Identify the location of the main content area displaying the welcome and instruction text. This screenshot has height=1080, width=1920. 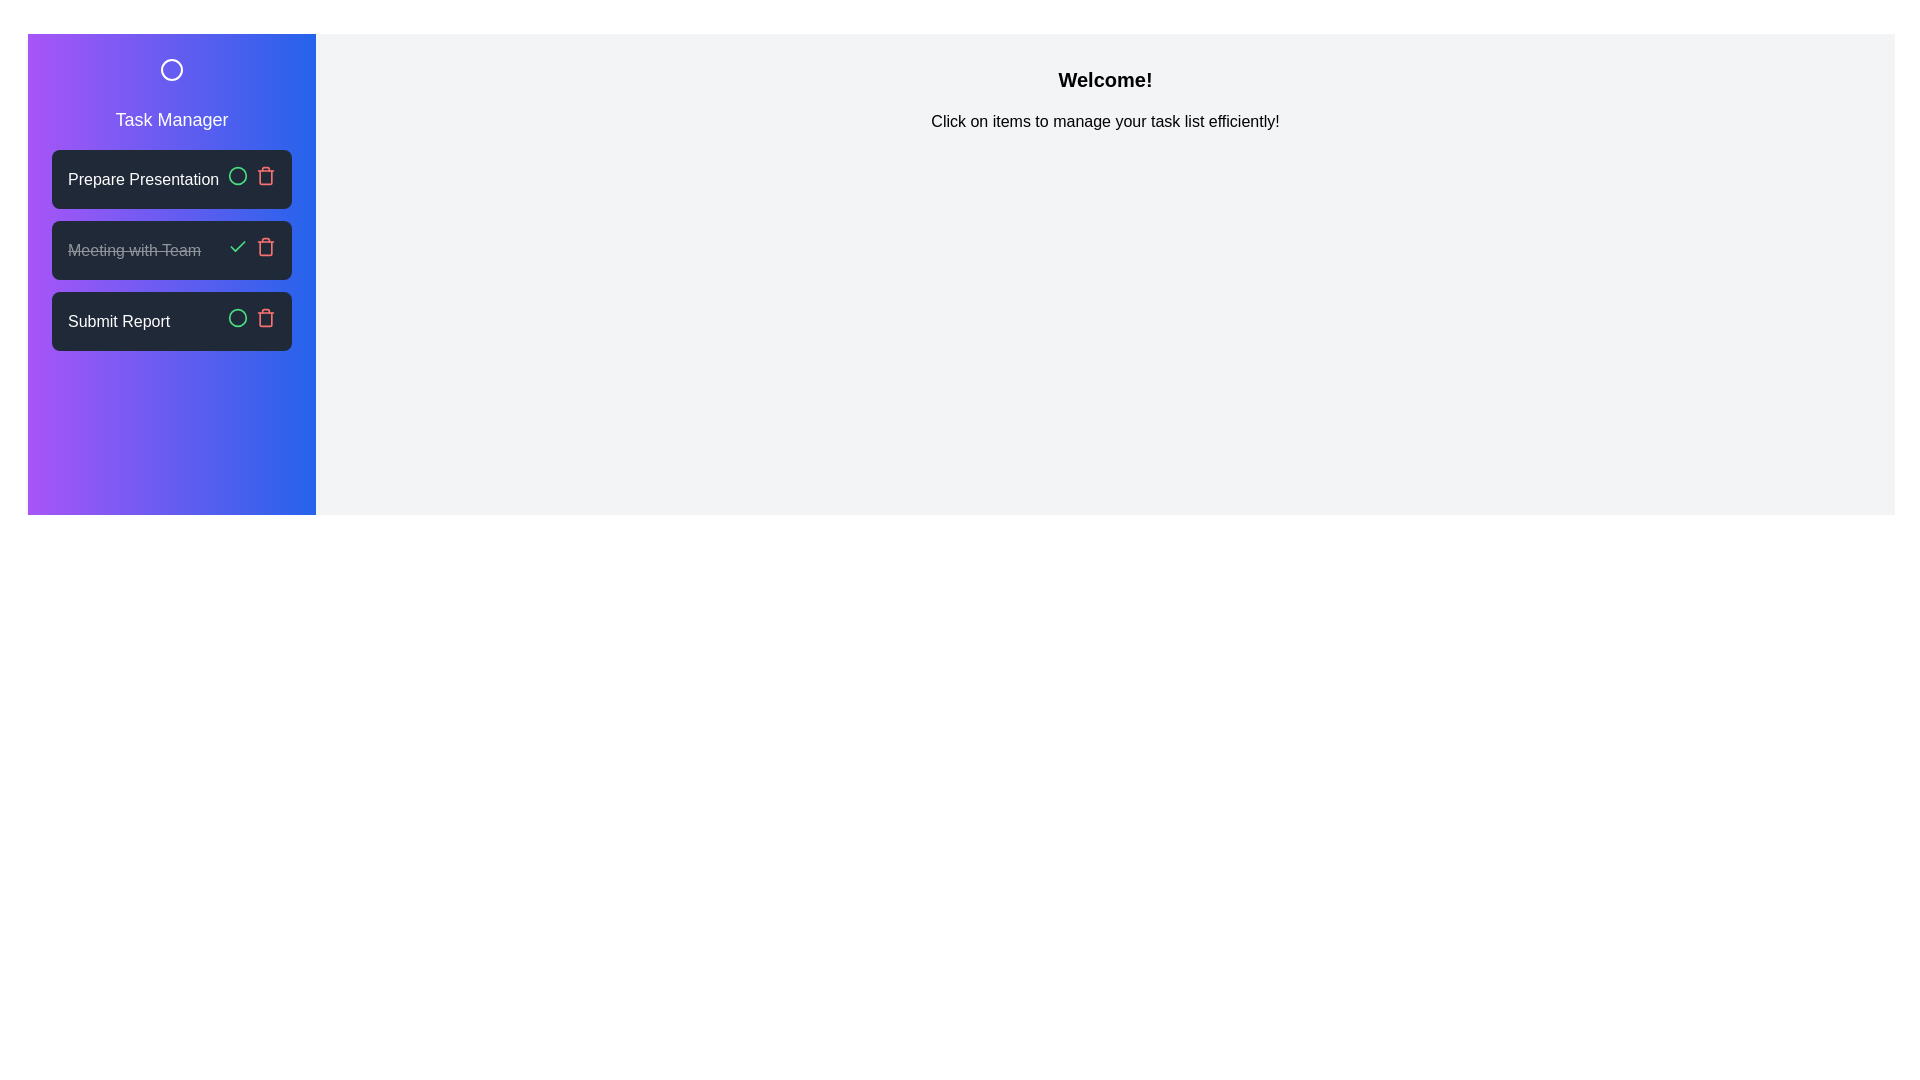
(1104, 122).